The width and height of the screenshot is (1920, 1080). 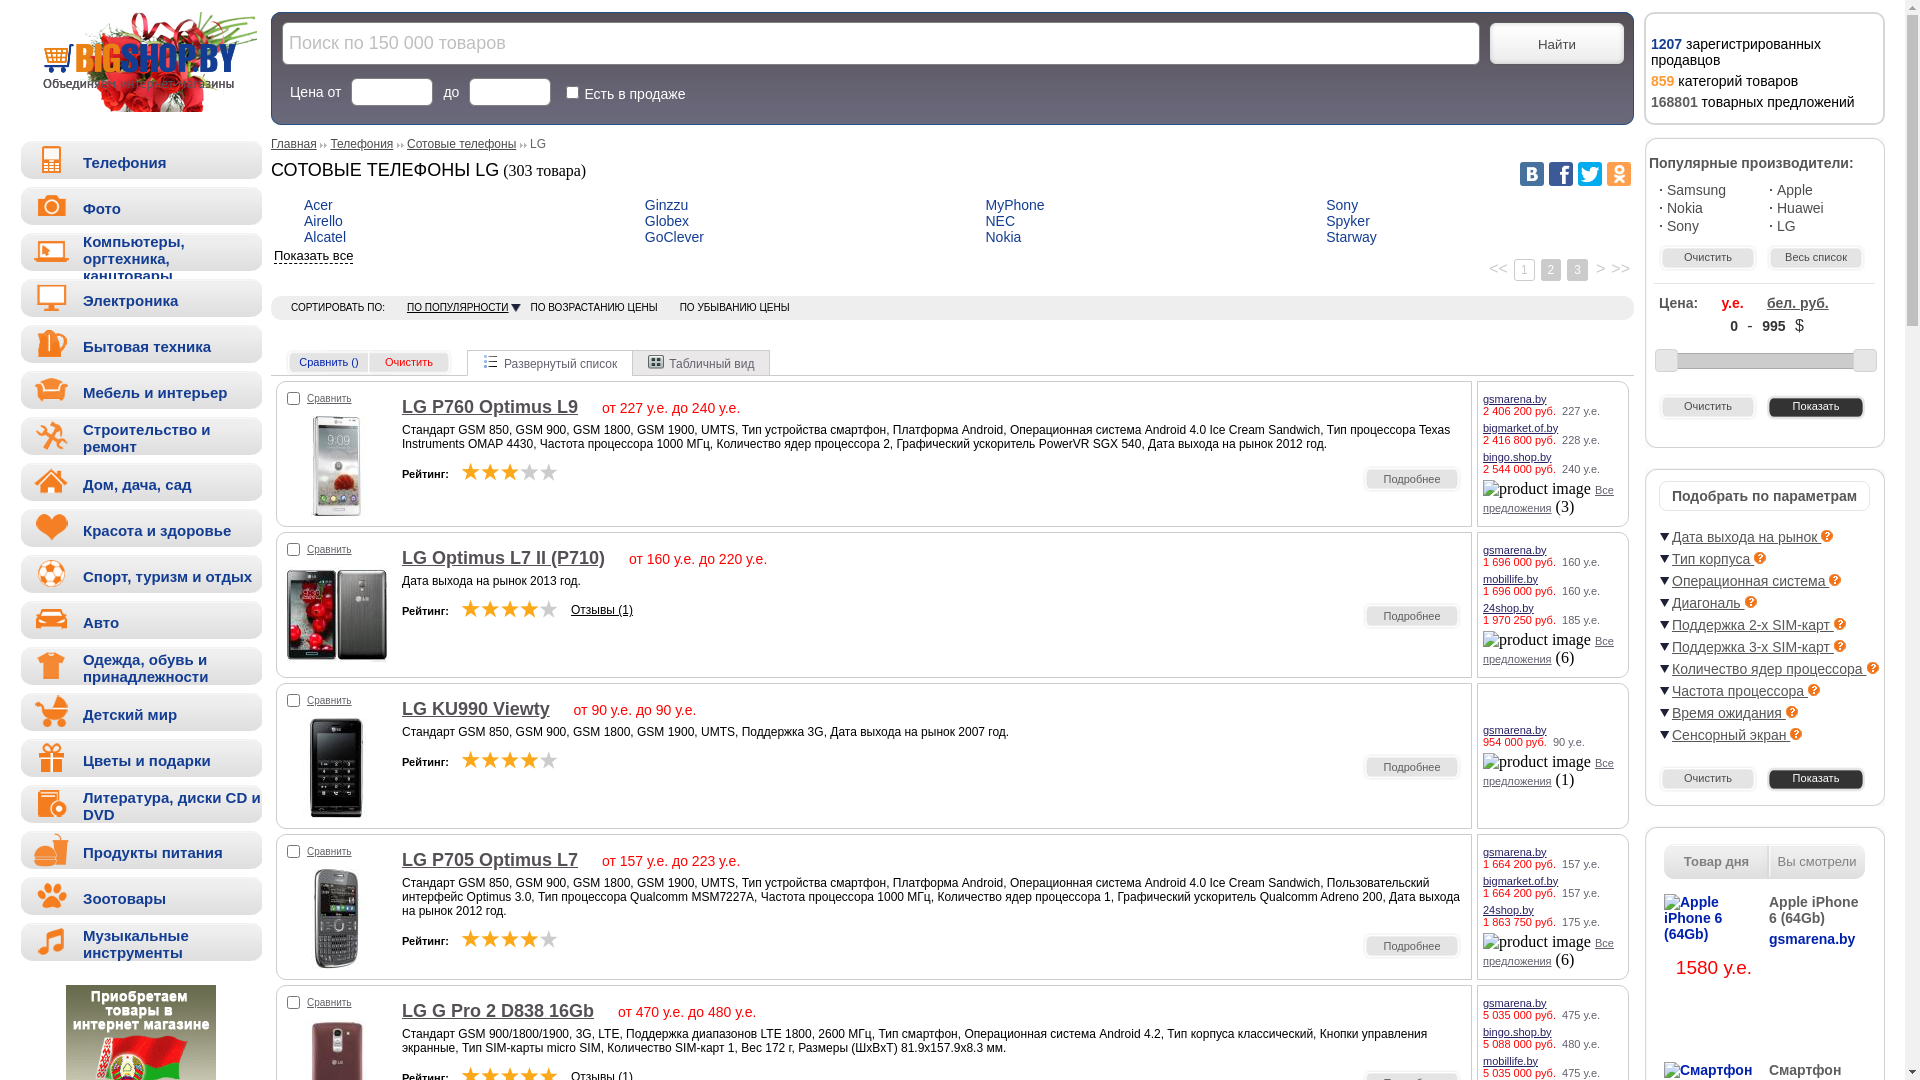 What do you see at coordinates (1550, 270) in the screenshot?
I see `'2'` at bounding box center [1550, 270].